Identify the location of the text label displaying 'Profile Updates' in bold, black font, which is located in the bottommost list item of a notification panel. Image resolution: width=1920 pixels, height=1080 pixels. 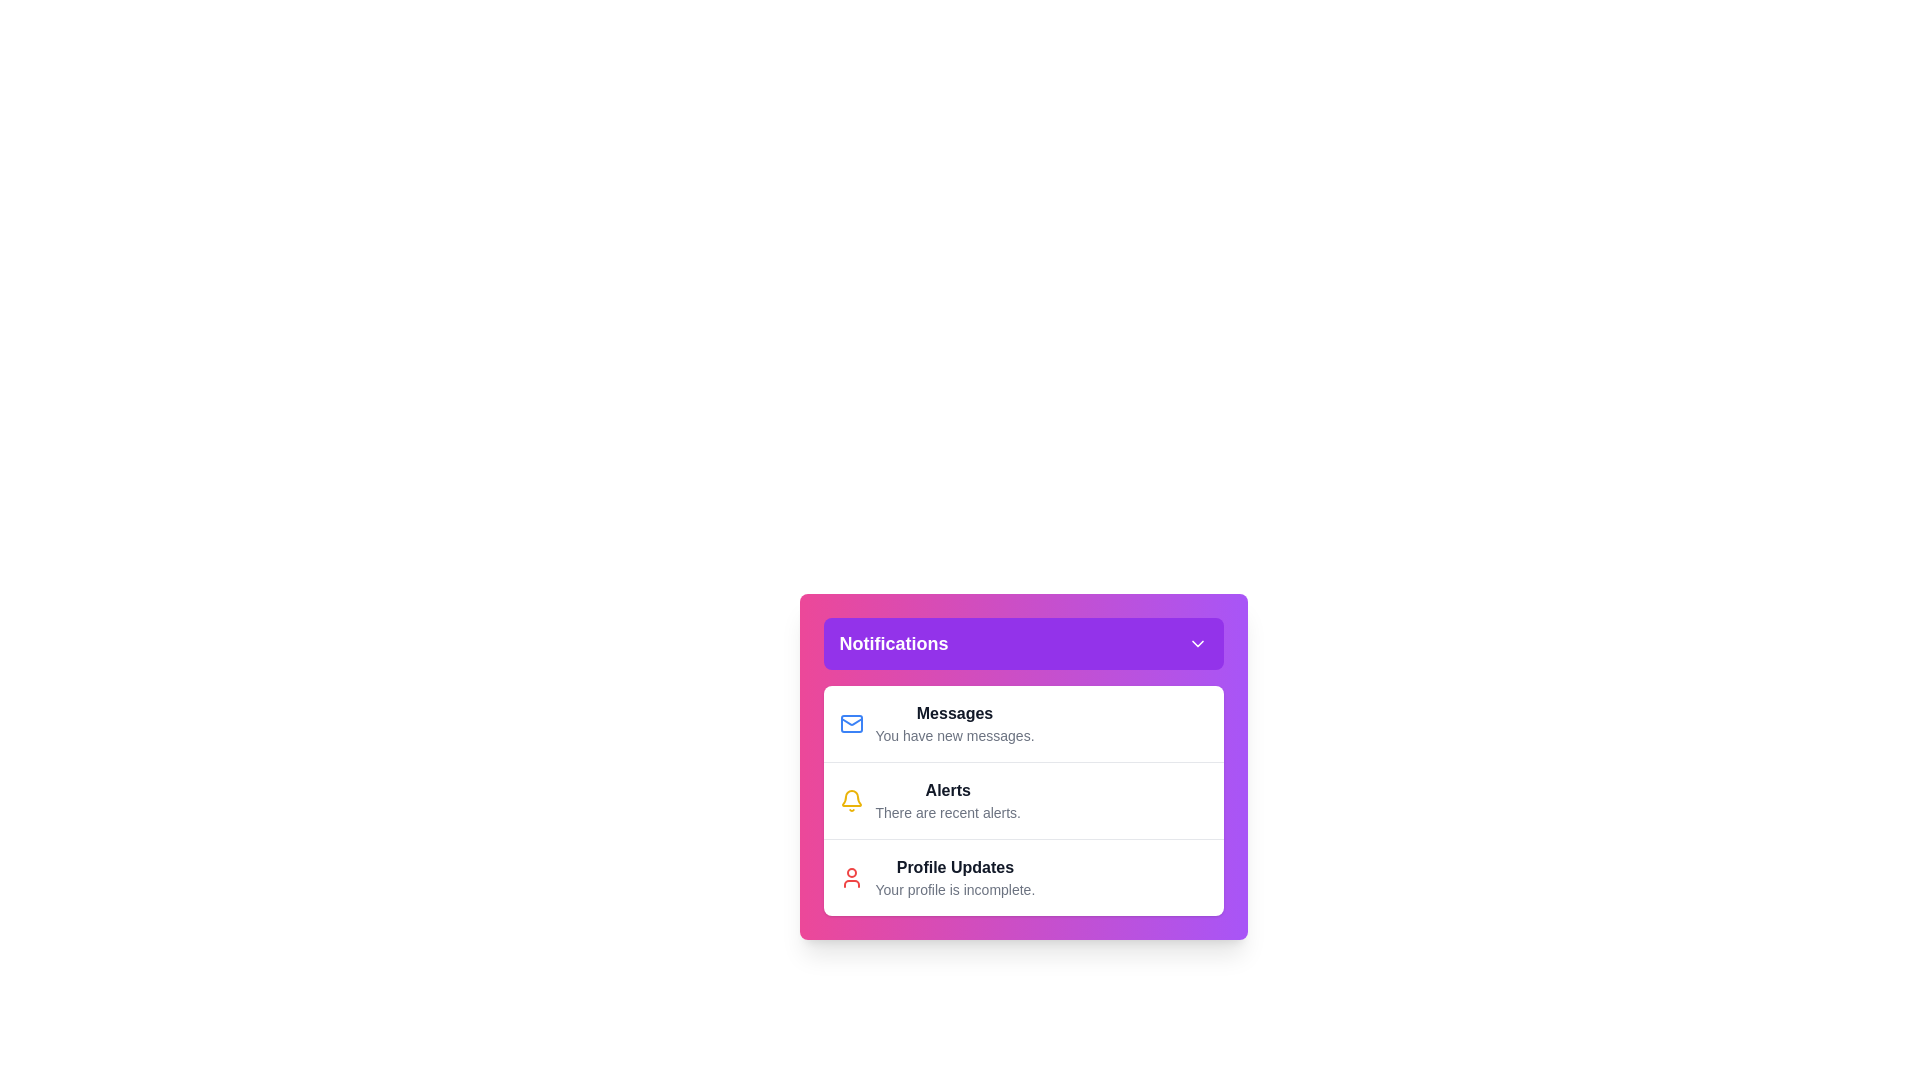
(954, 866).